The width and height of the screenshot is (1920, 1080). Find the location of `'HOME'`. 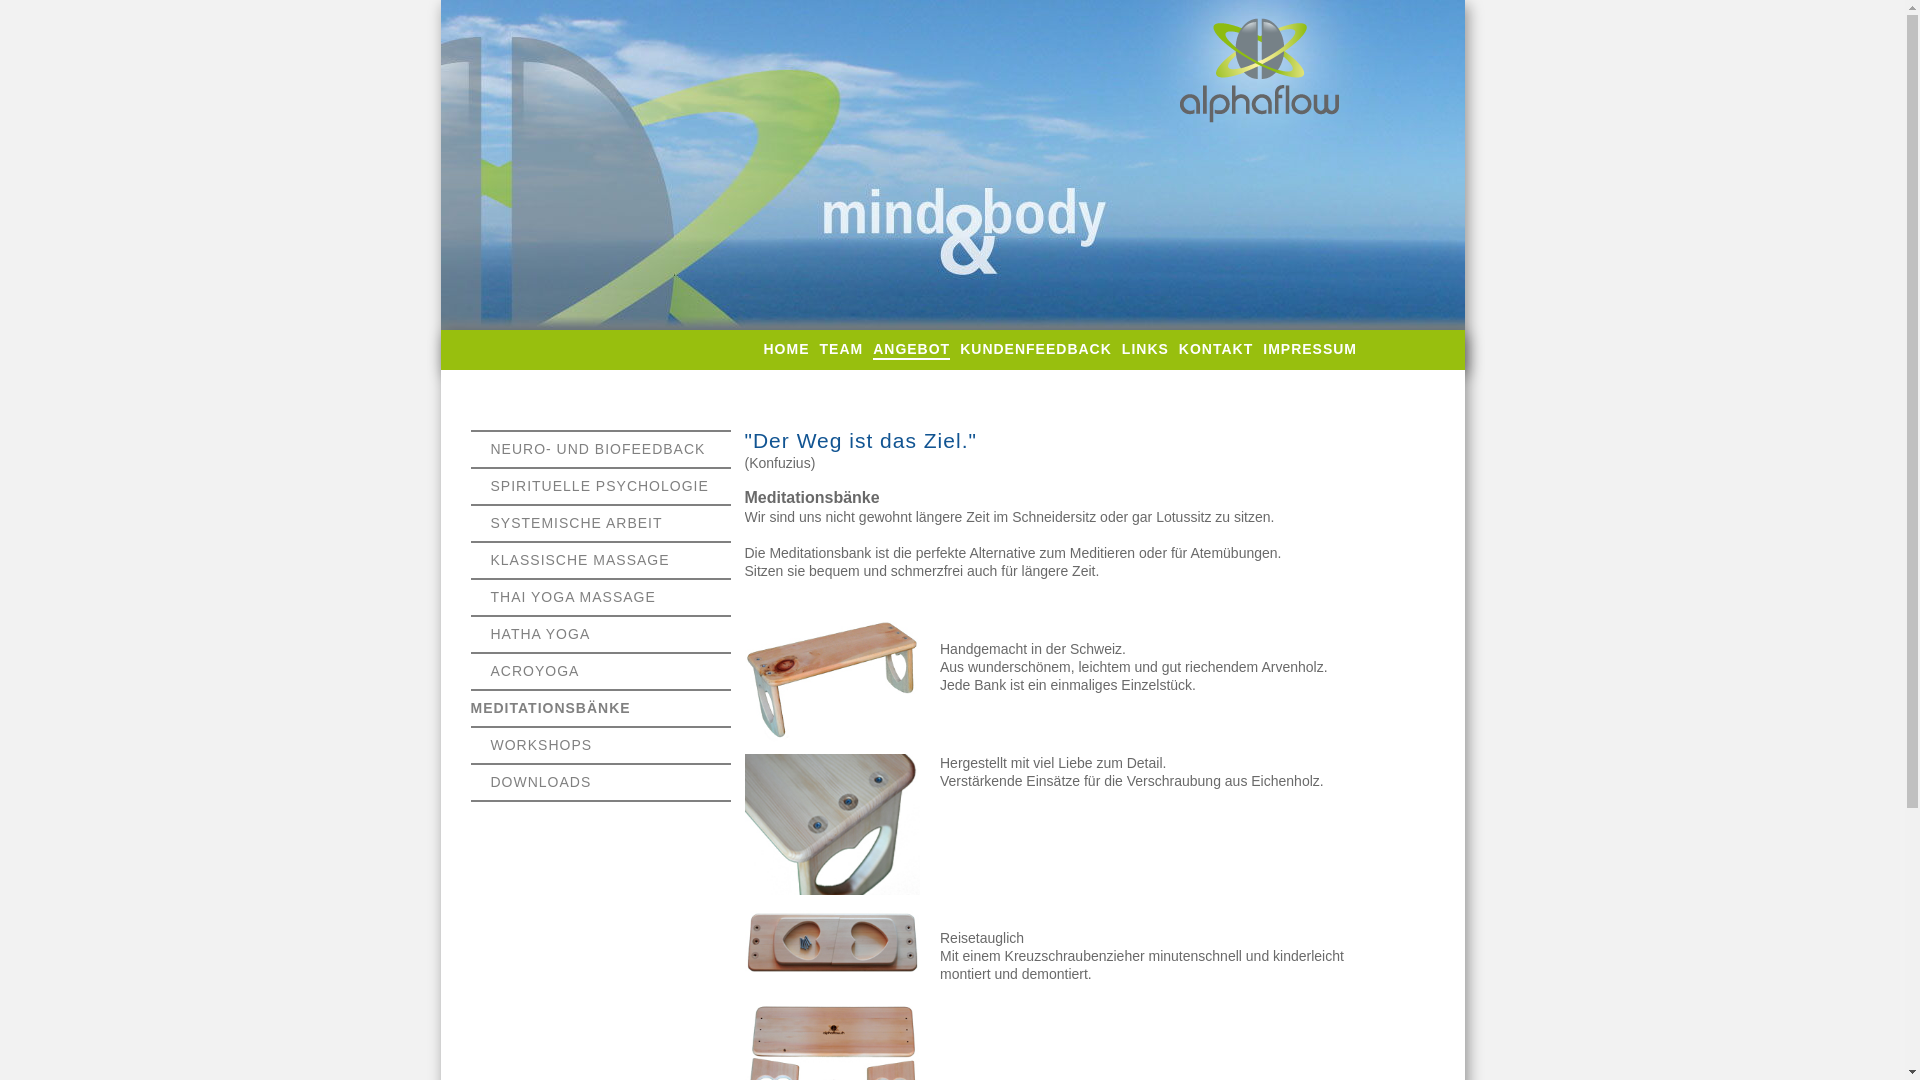

'HOME' is located at coordinates (786, 348).